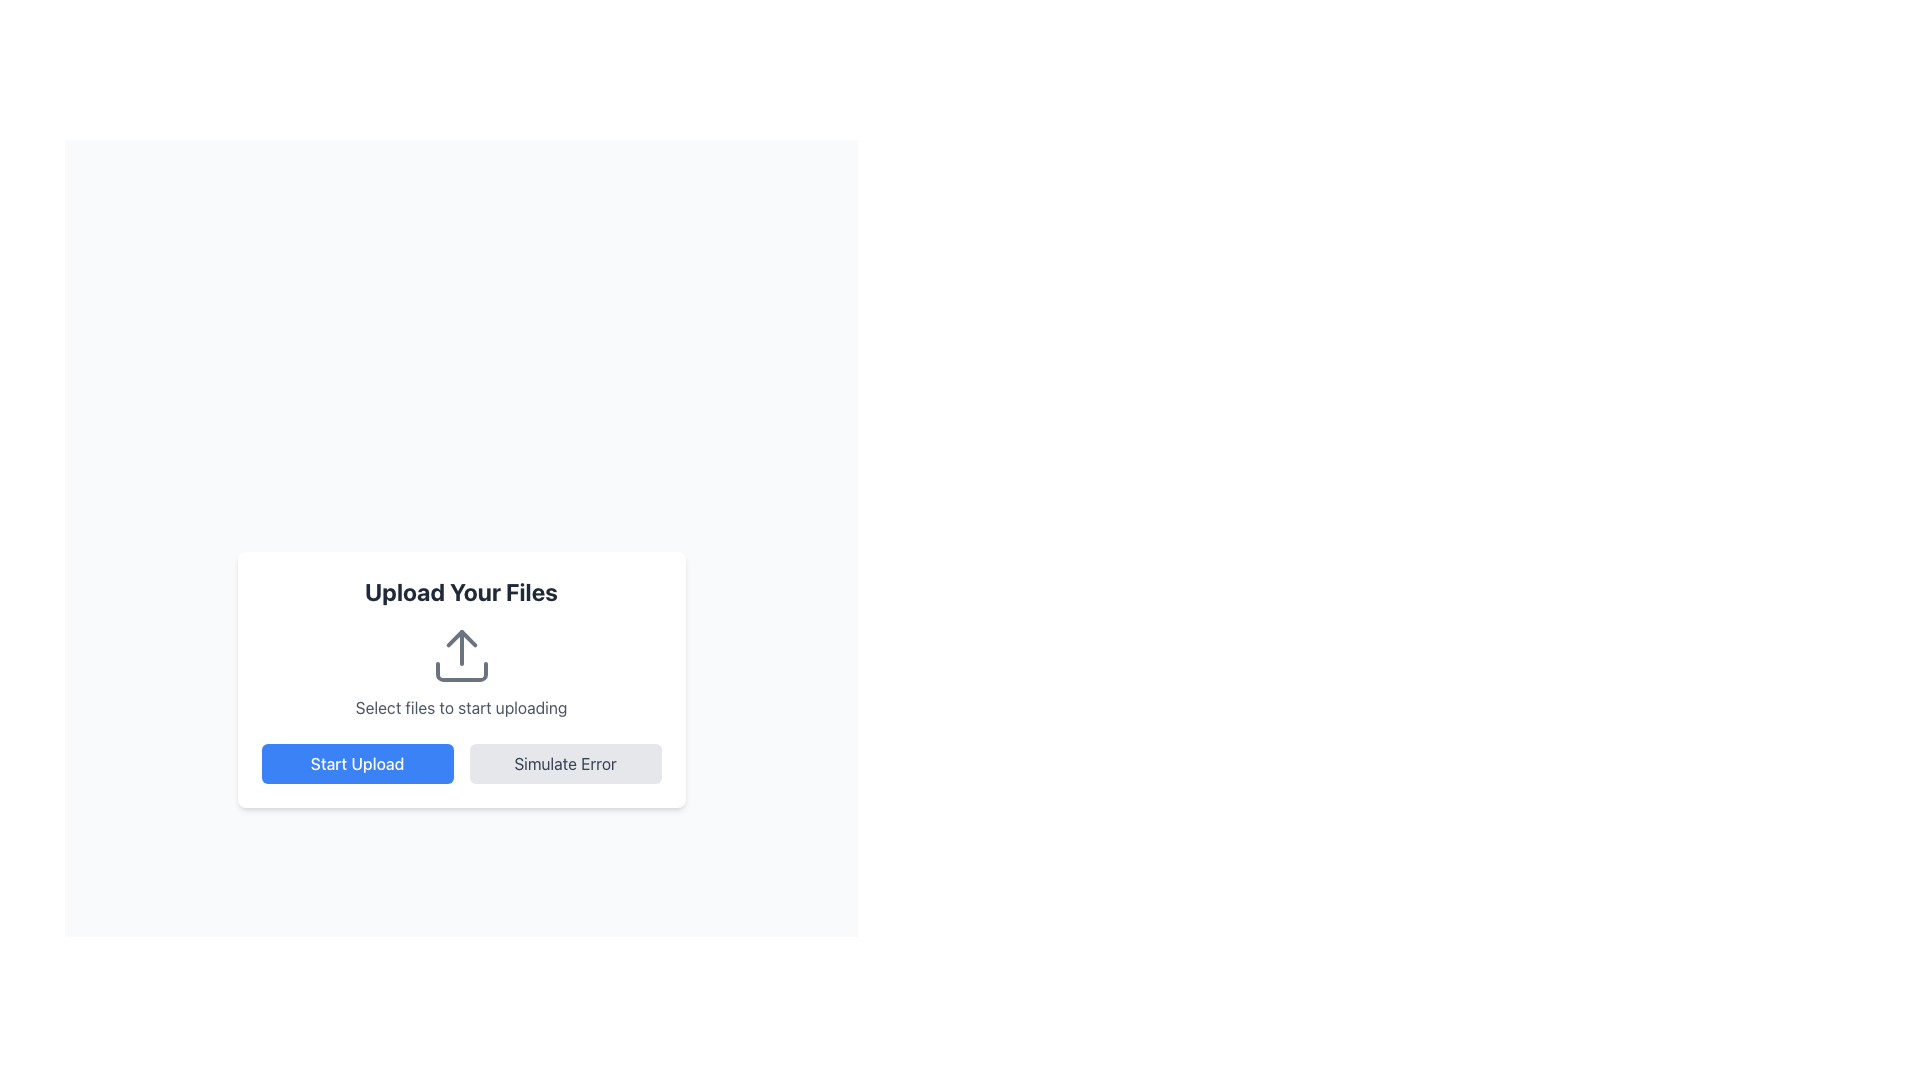 The width and height of the screenshot is (1920, 1080). I want to click on the file upload icon located centrally above the text 'Select files to start uploading' and below 'Upload Your Files', so click(460, 655).